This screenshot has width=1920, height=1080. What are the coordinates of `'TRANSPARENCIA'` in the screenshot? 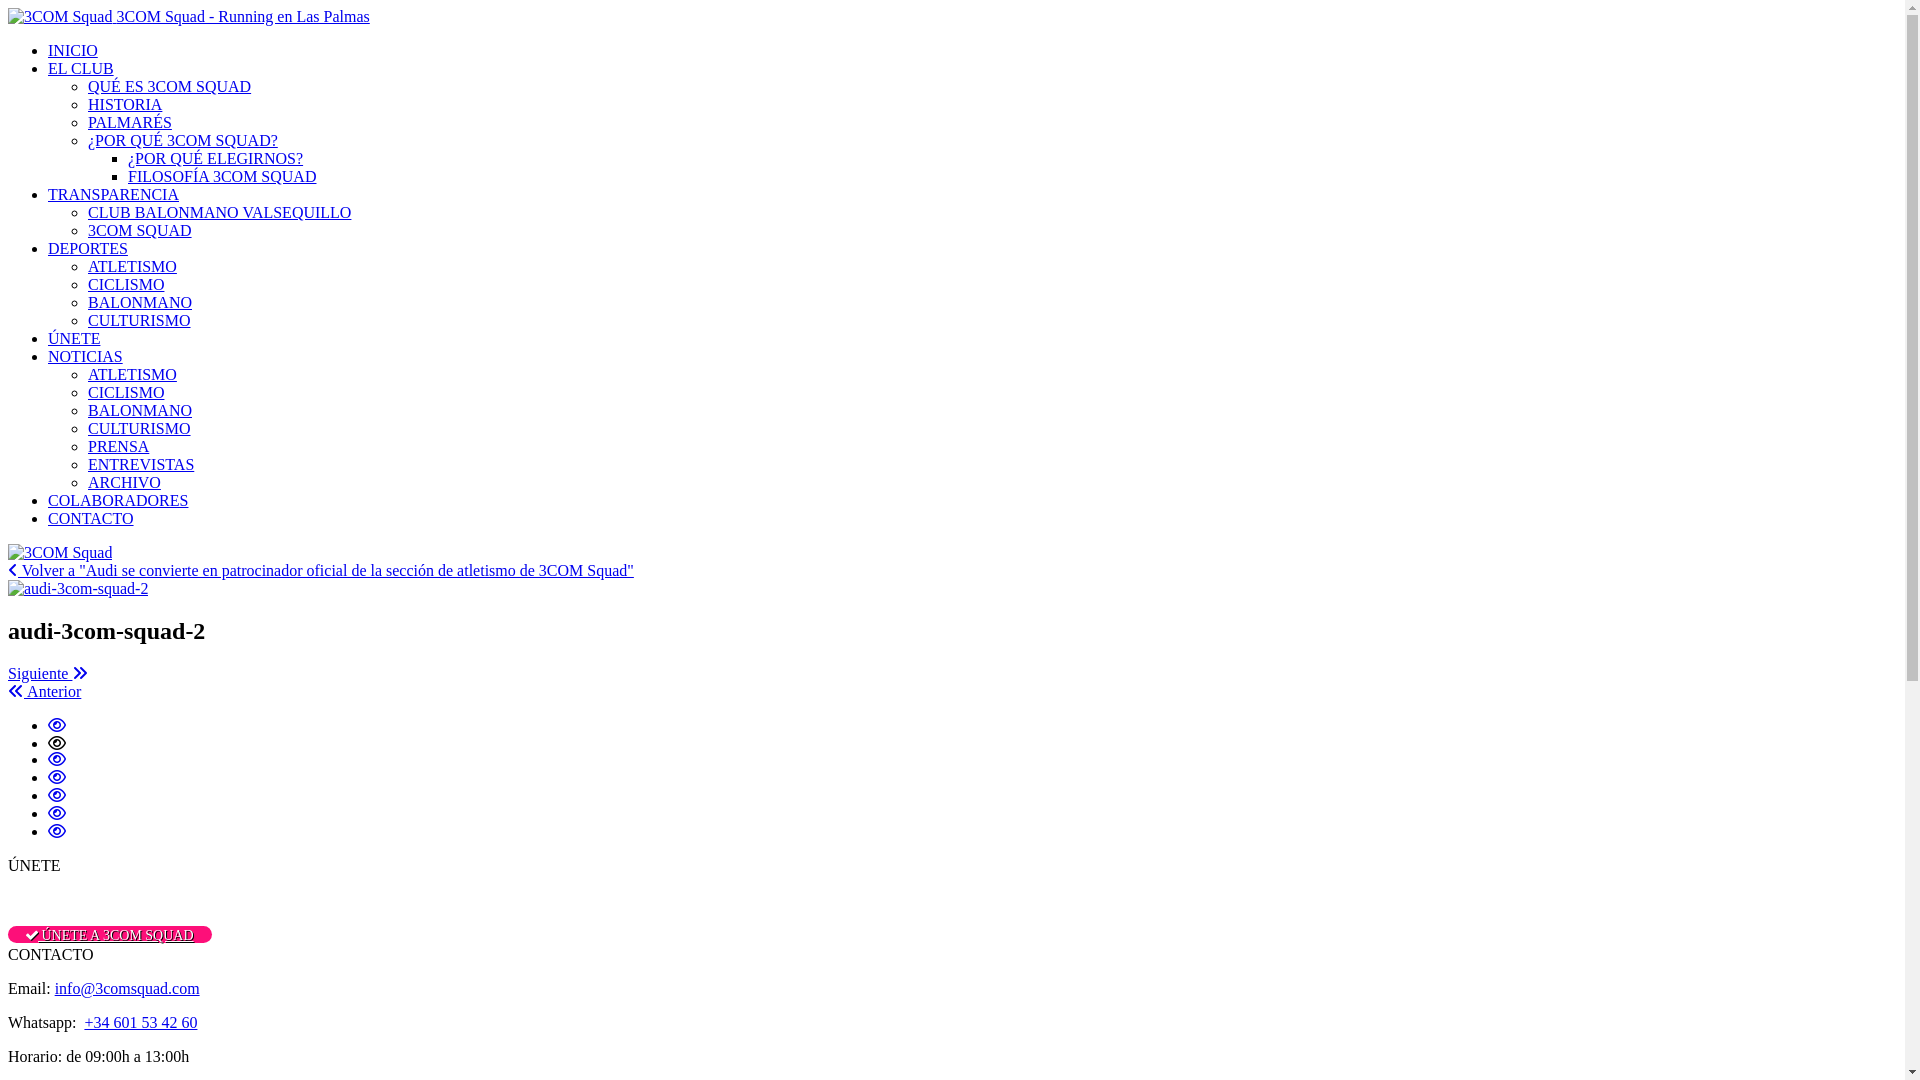 It's located at (48, 194).